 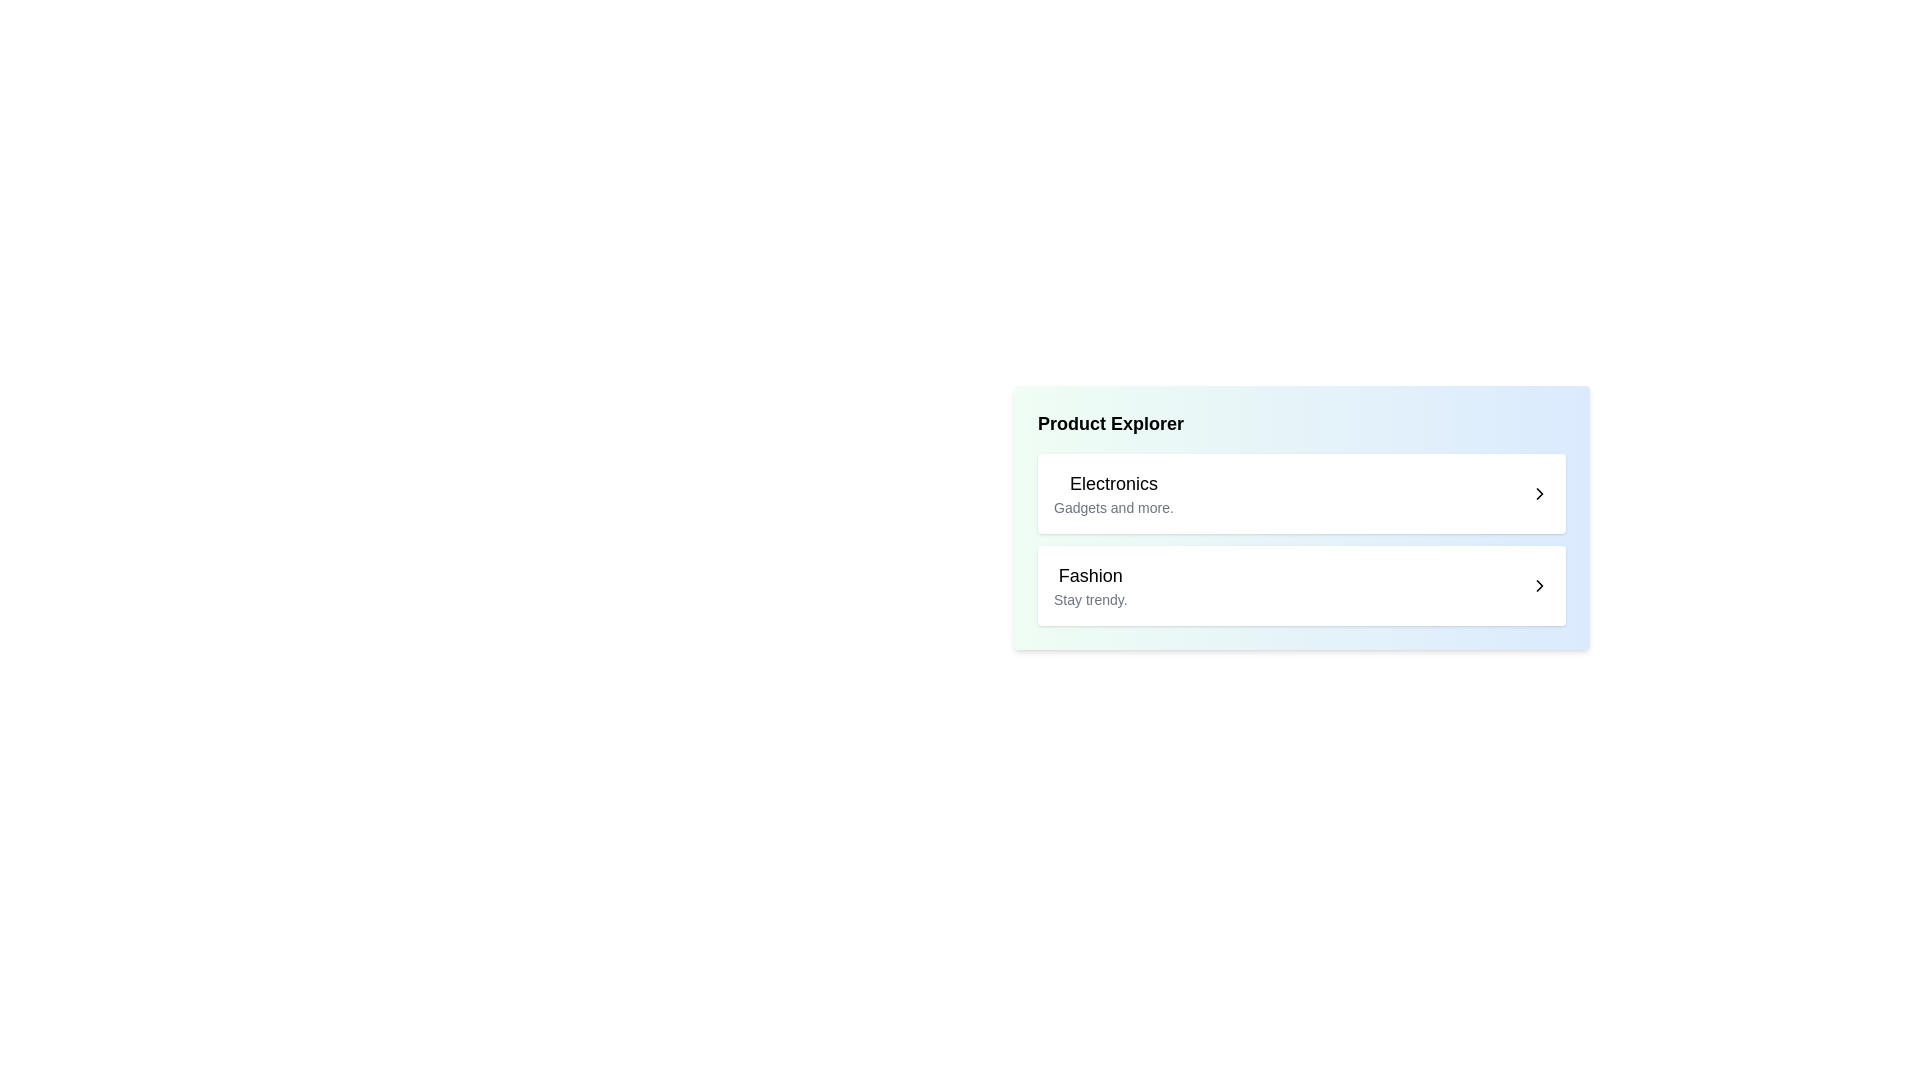 What do you see at coordinates (1301, 493) in the screenshot?
I see `the 'Electronics' menu option, which is the first item in a vertically stacked list` at bounding box center [1301, 493].